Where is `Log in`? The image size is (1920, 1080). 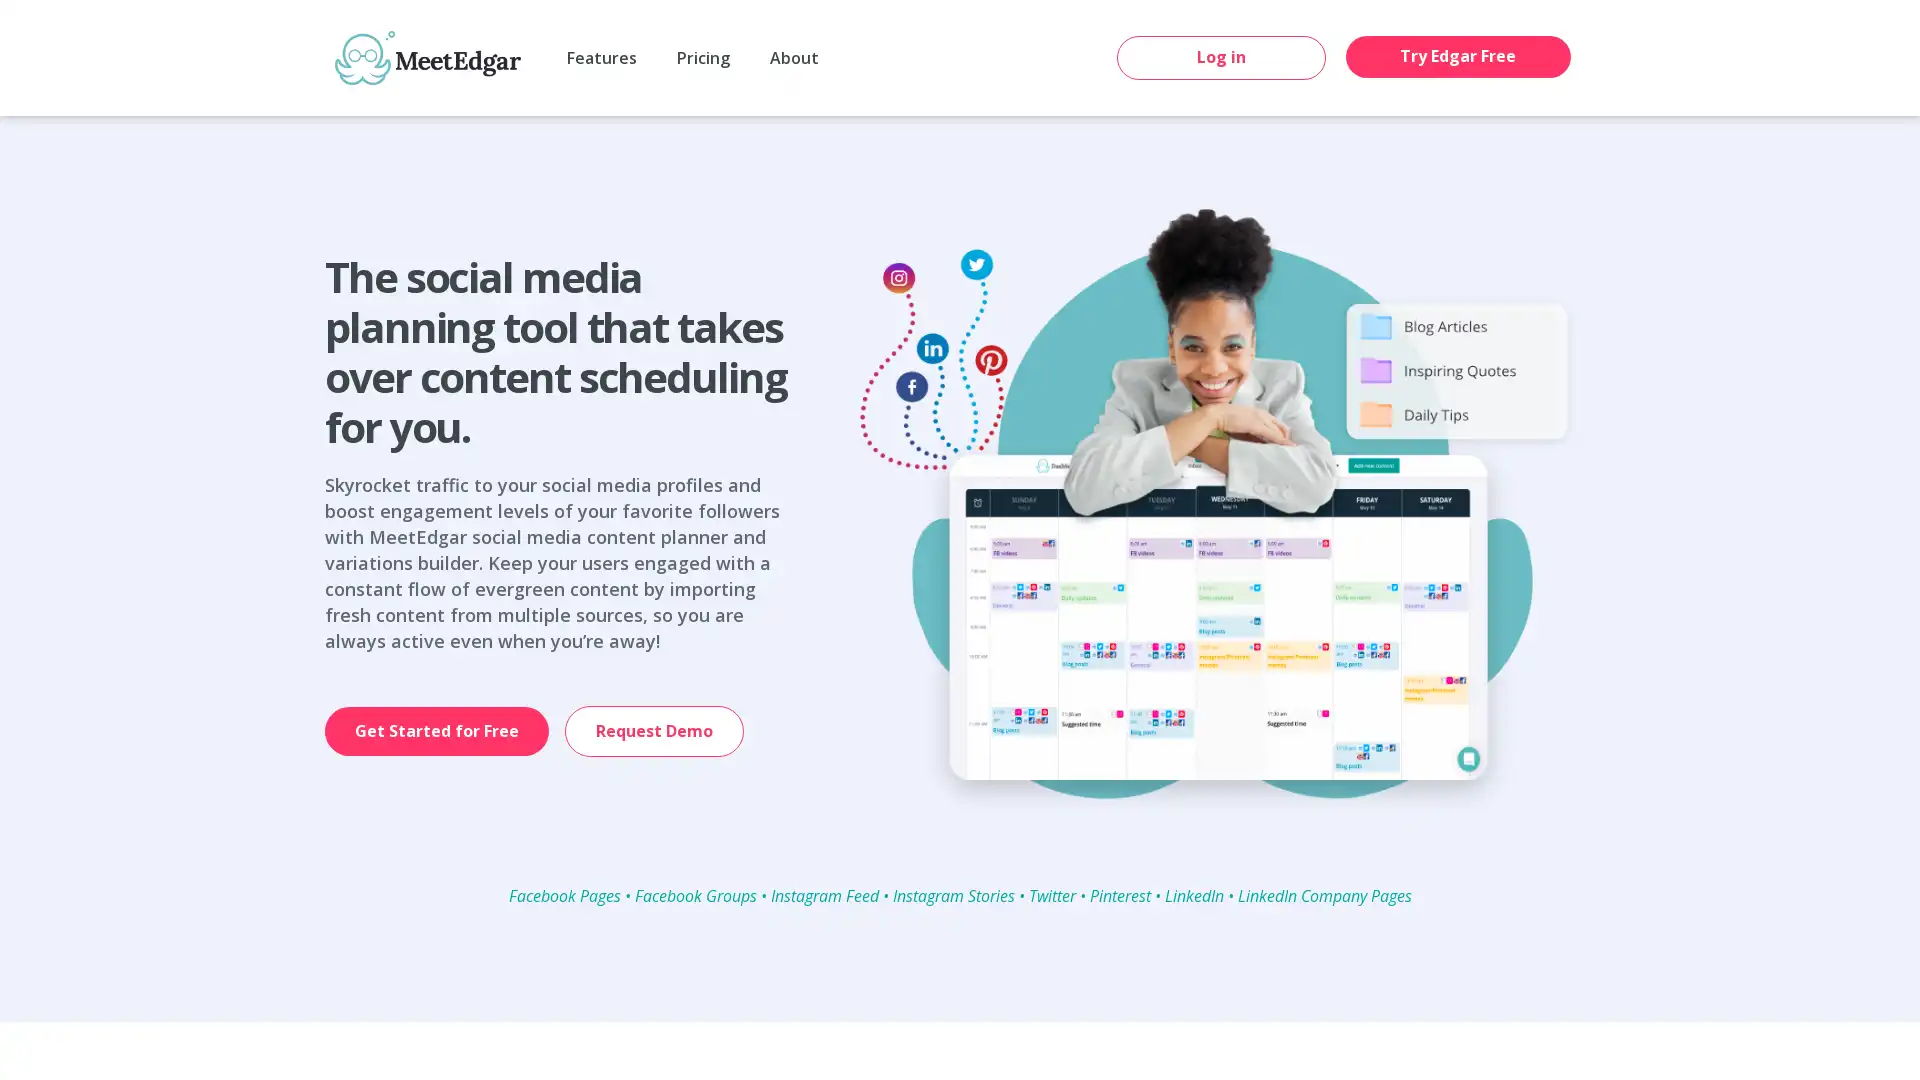 Log in is located at coordinates (1220, 56).